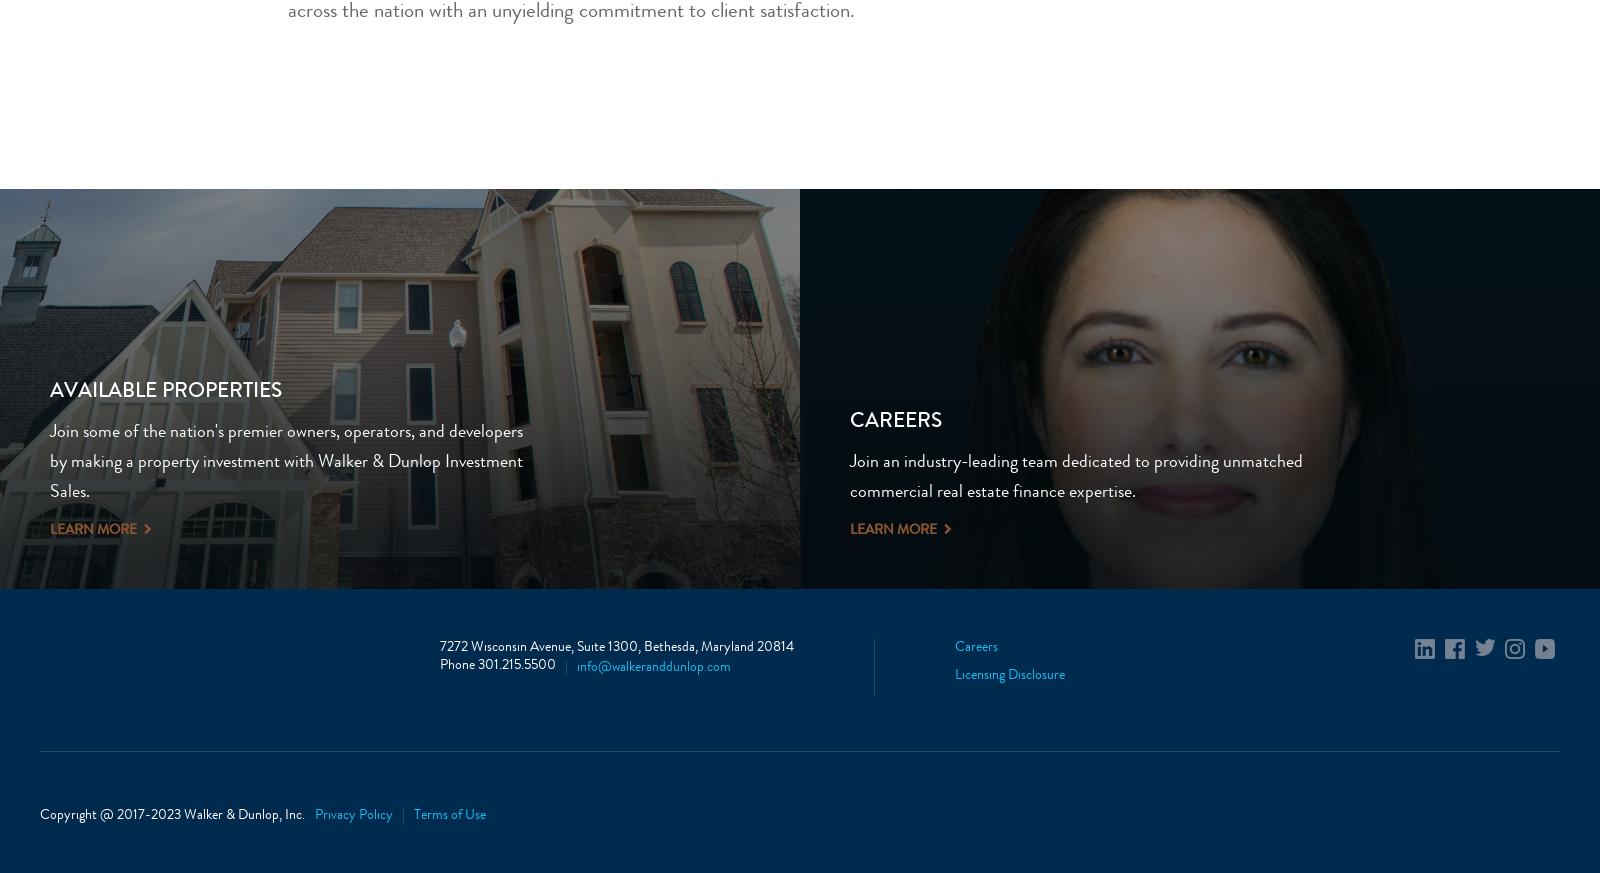 The image size is (1600, 873). What do you see at coordinates (48, 463) in the screenshot?
I see `'Join some of the nation's premier owners, operators, and developers by making a property investment with Walker & Dunlop Investment Sales.'` at bounding box center [48, 463].